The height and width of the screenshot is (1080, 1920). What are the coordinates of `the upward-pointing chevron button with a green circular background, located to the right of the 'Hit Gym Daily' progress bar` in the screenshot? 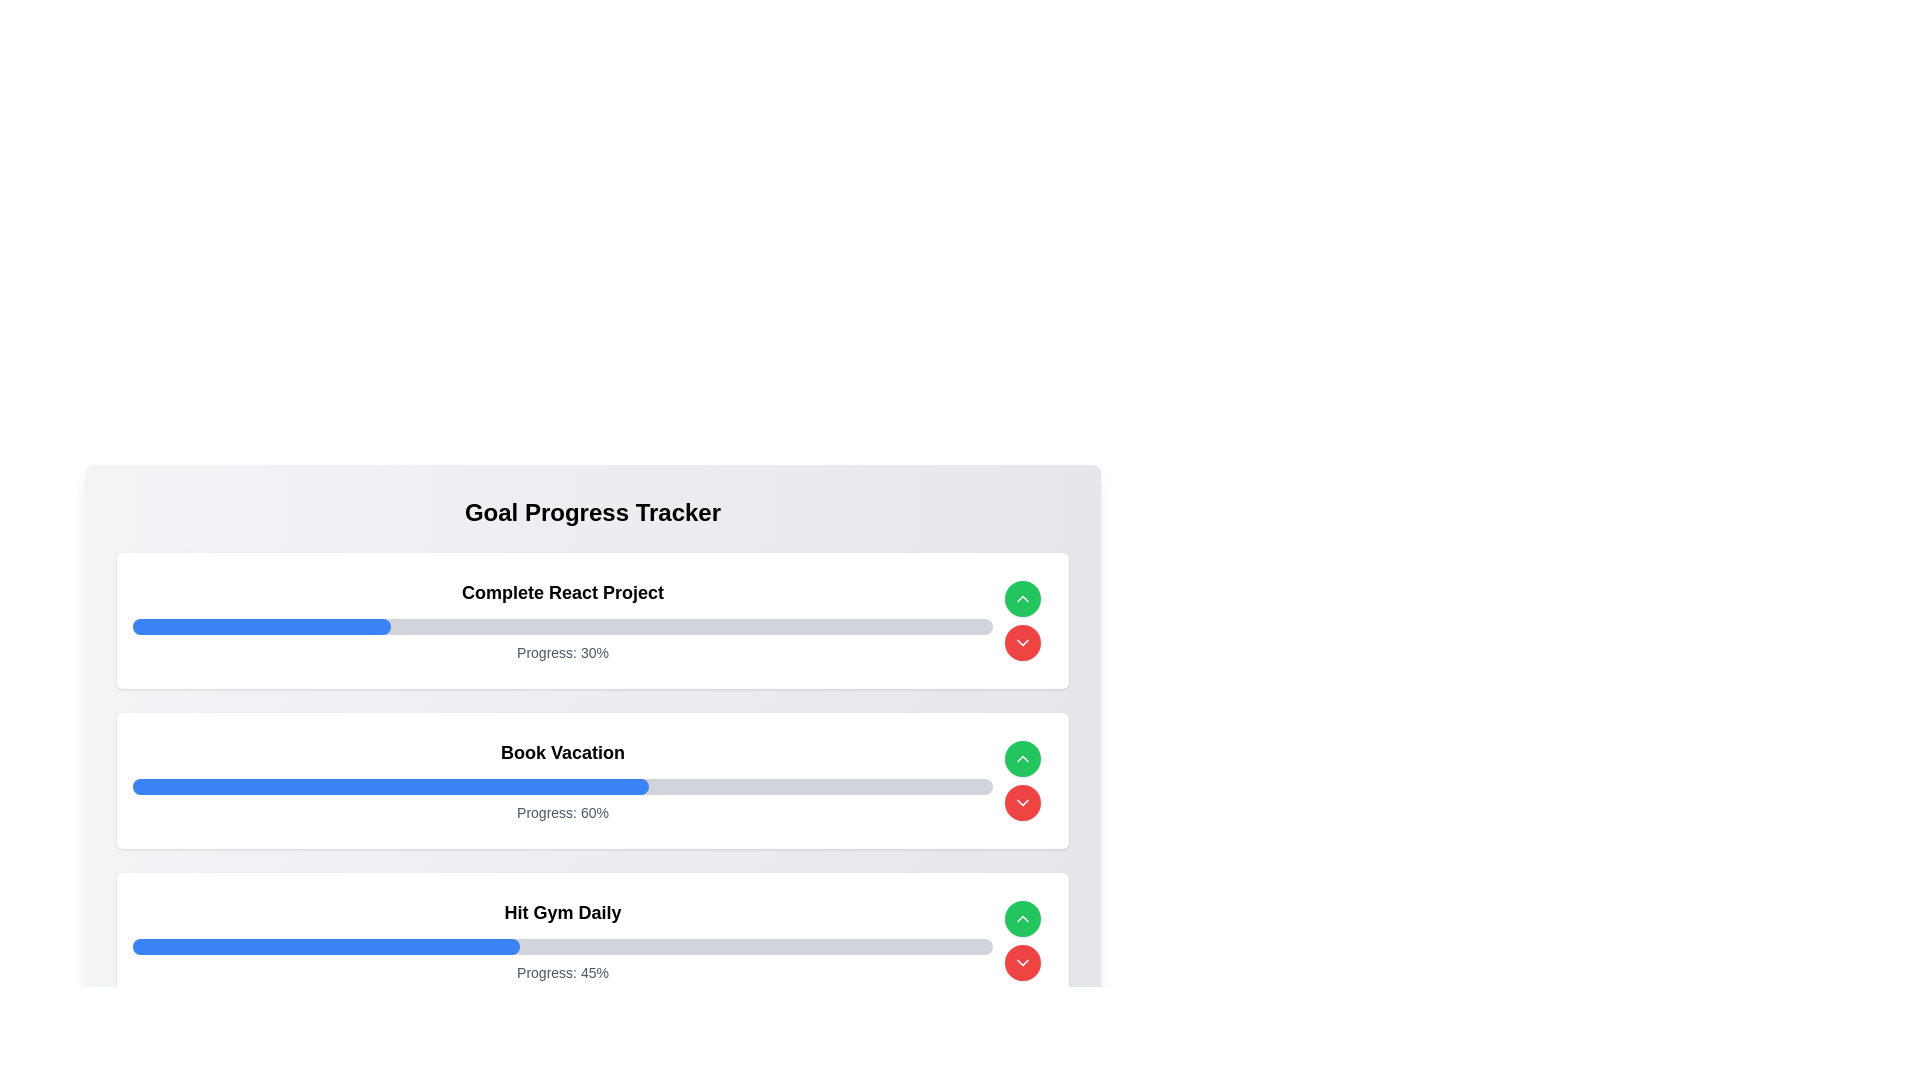 It's located at (1022, 918).